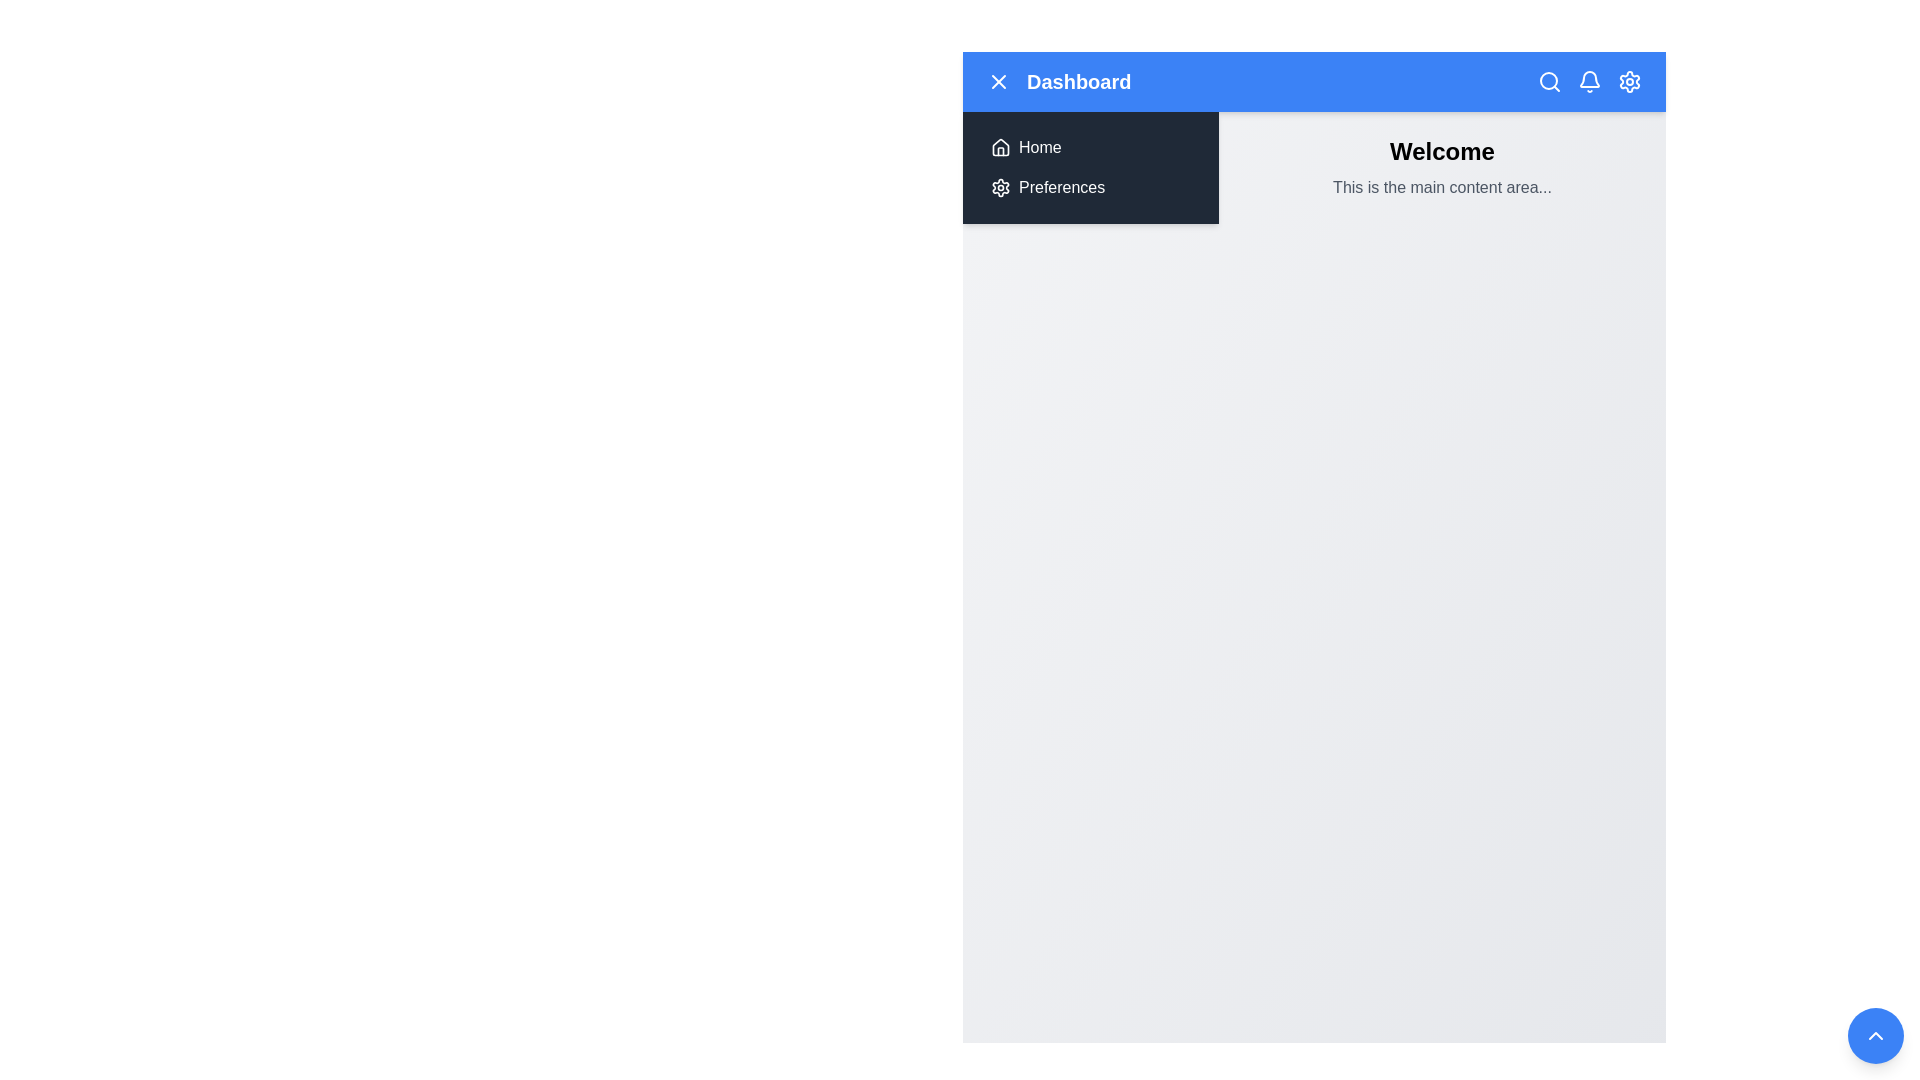 The image size is (1920, 1080). I want to click on the house icon, which is styled with a minimalist line design and positioned to the left of the 'Home' text in the vertical menu under the 'Dashboard' header, so click(1001, 146).